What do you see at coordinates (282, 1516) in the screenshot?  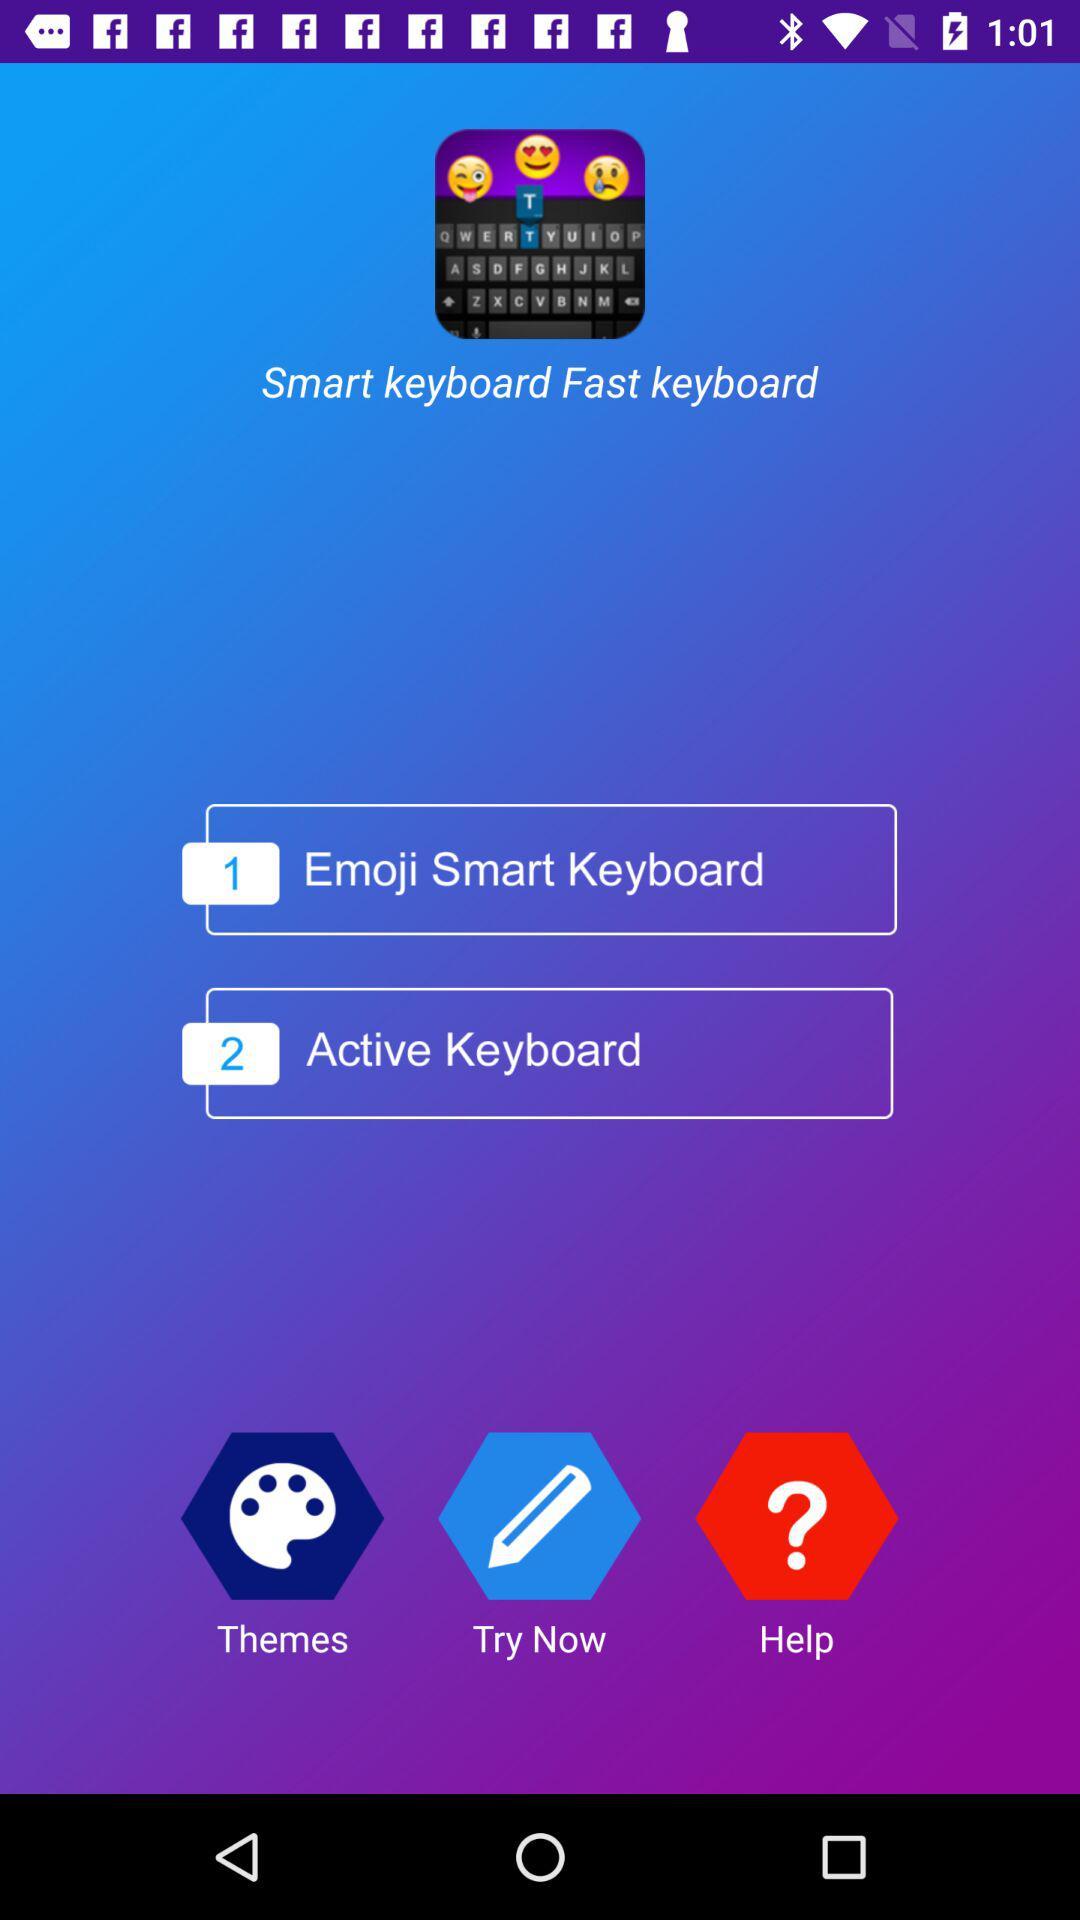 I see `themes` at bounding box center [282, 1516].